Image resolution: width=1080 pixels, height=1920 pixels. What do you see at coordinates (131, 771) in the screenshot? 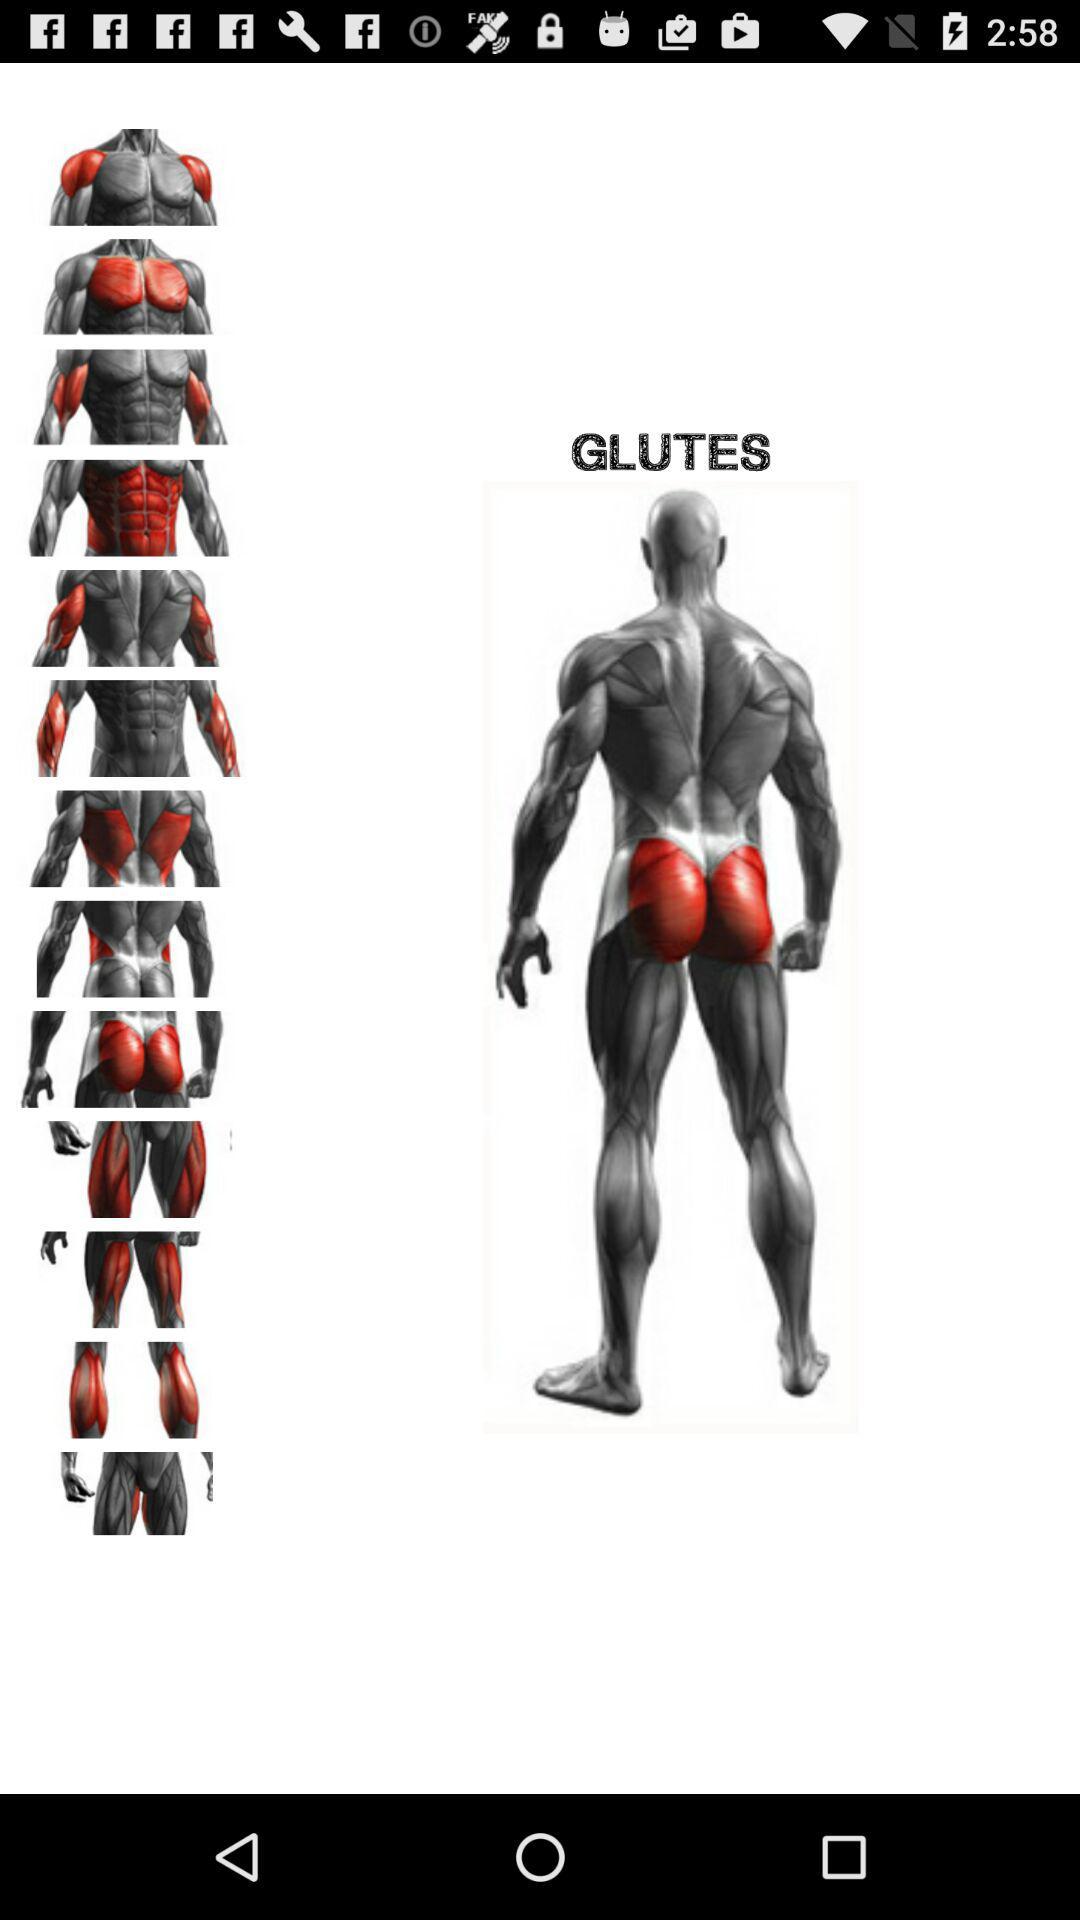
I see `the pause icon` at bounding box center [131, 771].